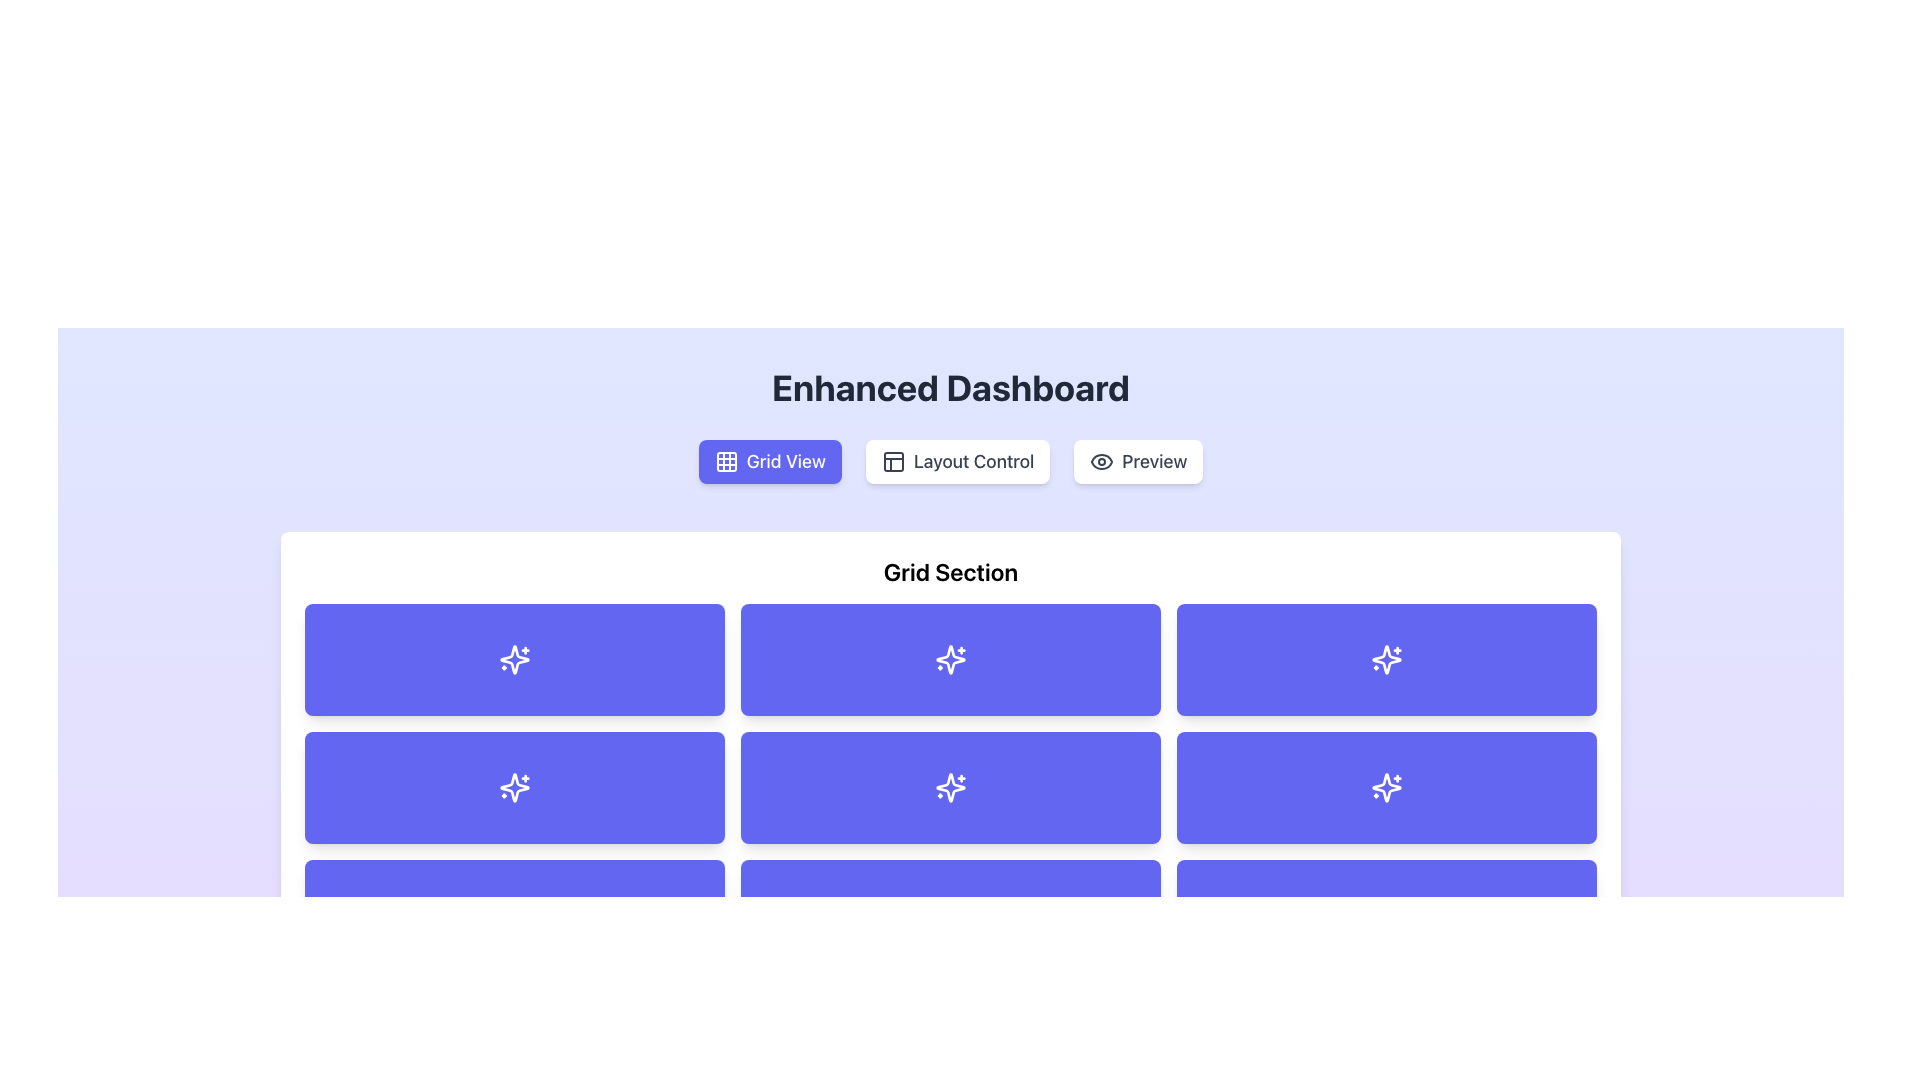 This screenshot has height=1080, width=1920. What do you see at coordinates (949, 786) in the screenshot?
I see `the star-shaped icon located in the second row and third column of the 'Grid Section', which features a minimalist design with geometric lines` at bounding box center [949, 786].